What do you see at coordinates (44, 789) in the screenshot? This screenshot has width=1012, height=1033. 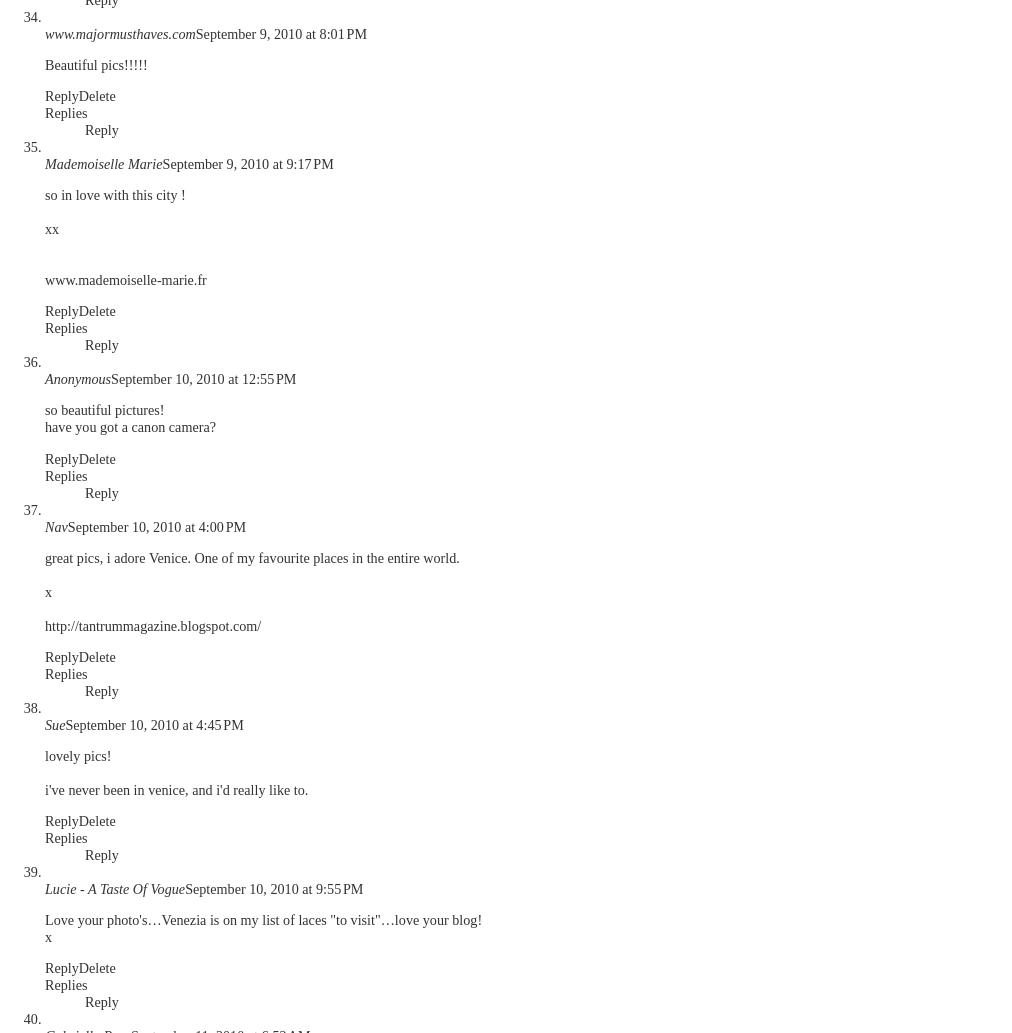 I see `'i've never been in venice, and i'd really like to.'` at bounding box center [44, 789].